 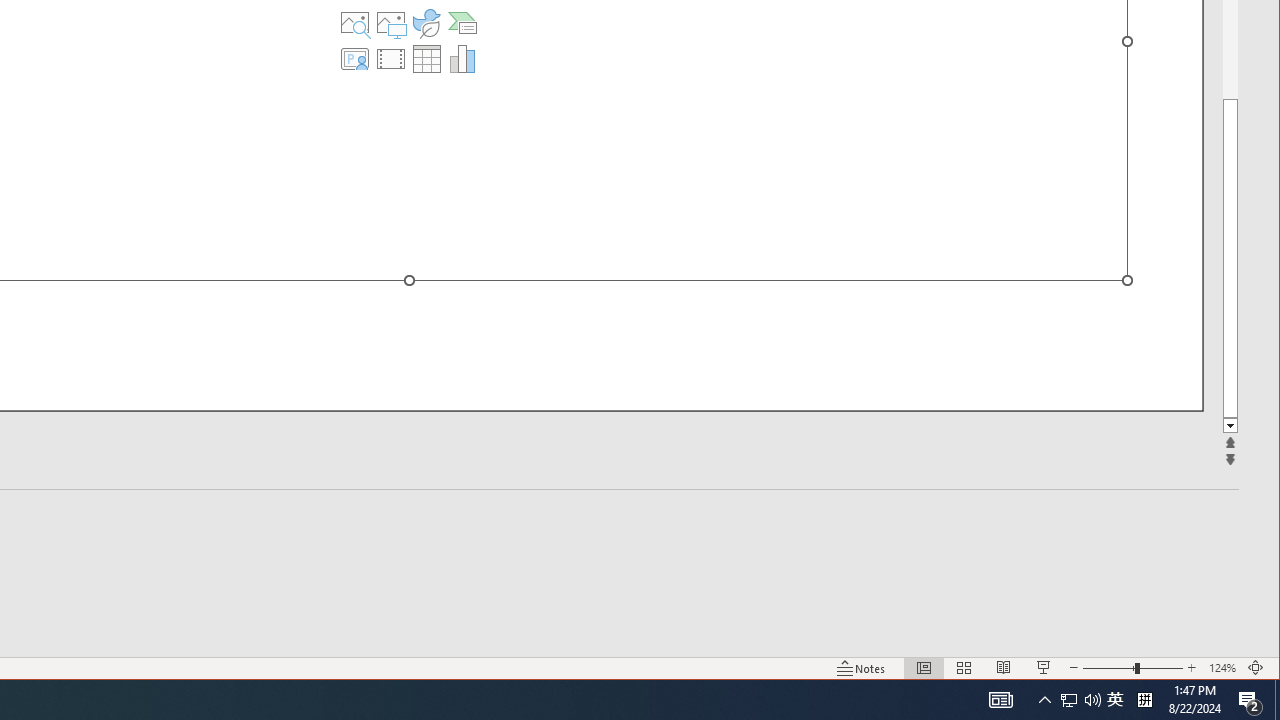 I want to click on 'Zoom 124%', so click(x=1221, y=668).